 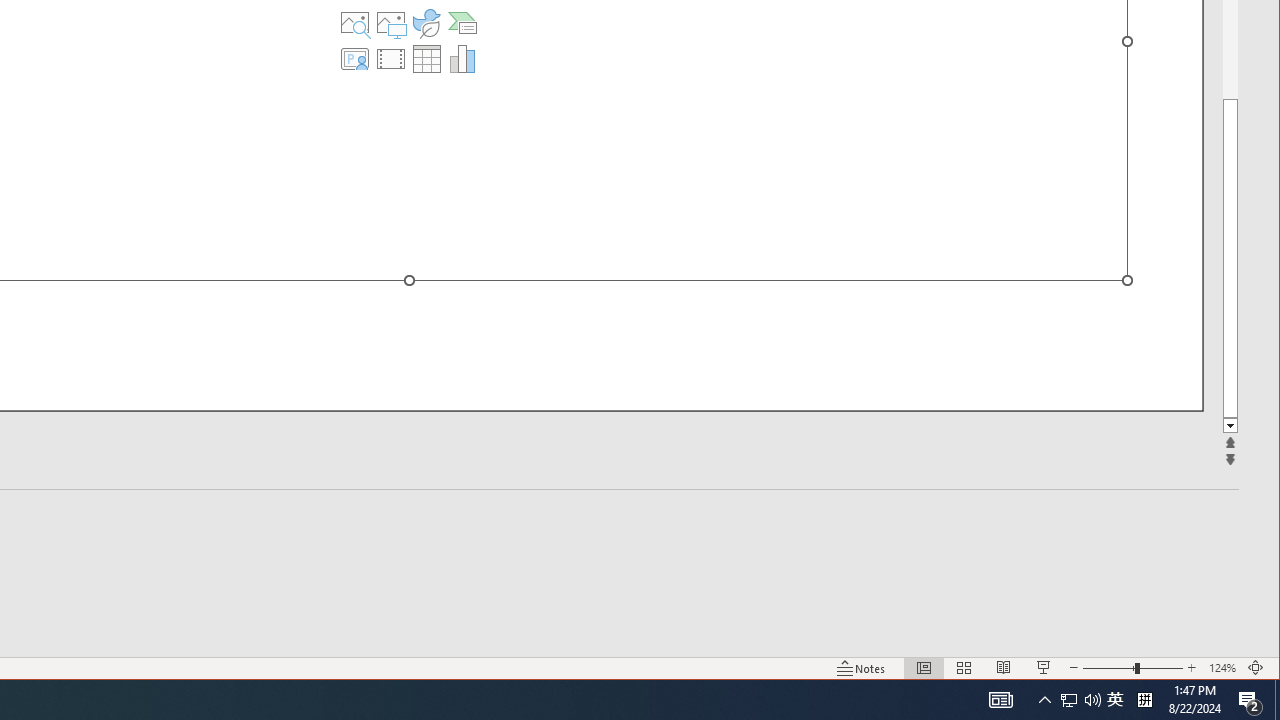 I want to click on 'Zoom 124%', so click(x=1221, y=668).